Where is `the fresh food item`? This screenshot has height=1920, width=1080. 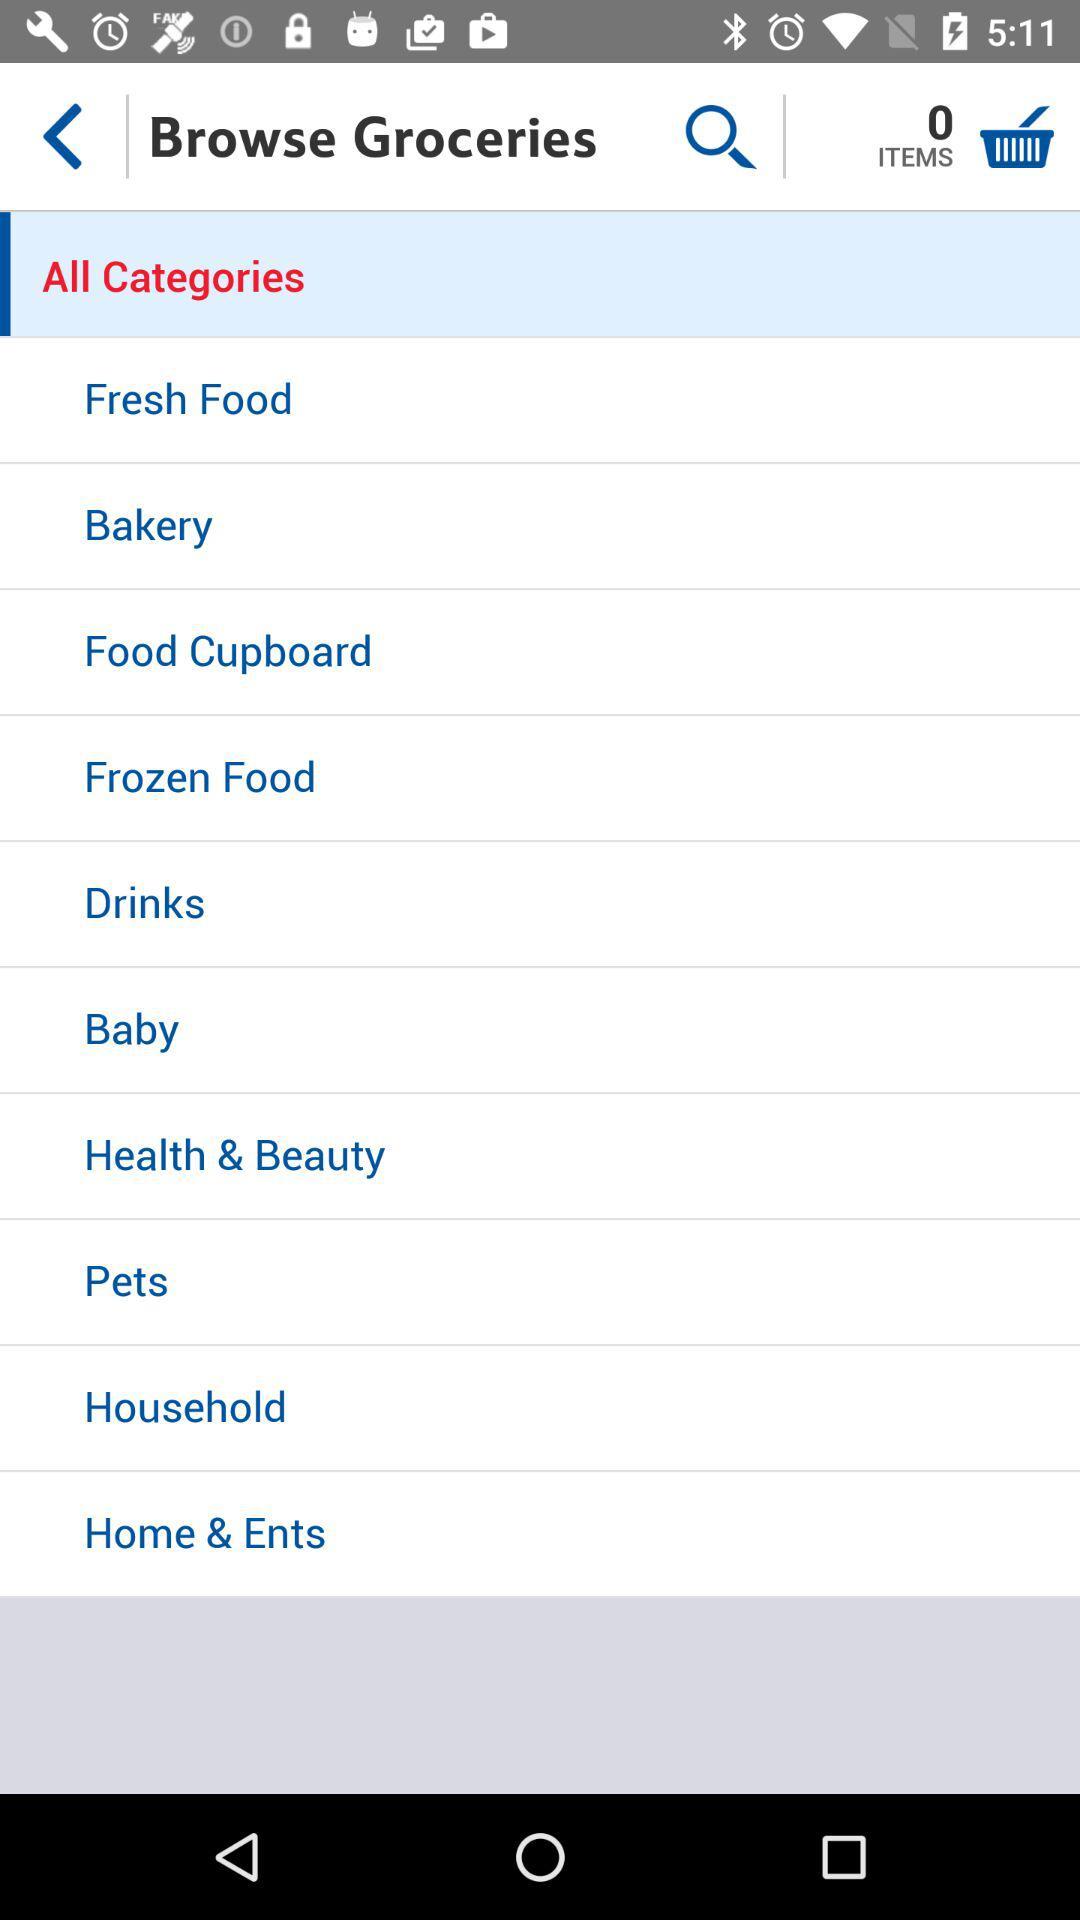
the fresh food item is located at coordinates (540, 400).